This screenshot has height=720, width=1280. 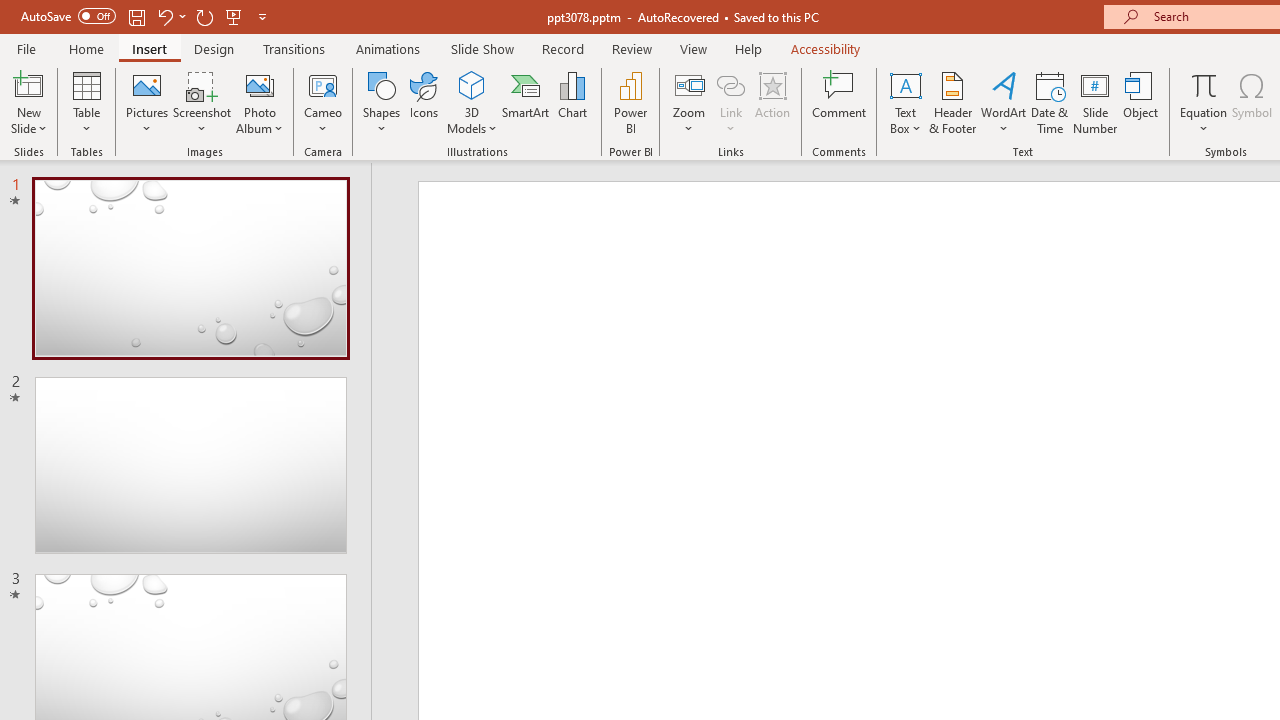 I want to click on 'Object...', so click(x=1141, y=103).